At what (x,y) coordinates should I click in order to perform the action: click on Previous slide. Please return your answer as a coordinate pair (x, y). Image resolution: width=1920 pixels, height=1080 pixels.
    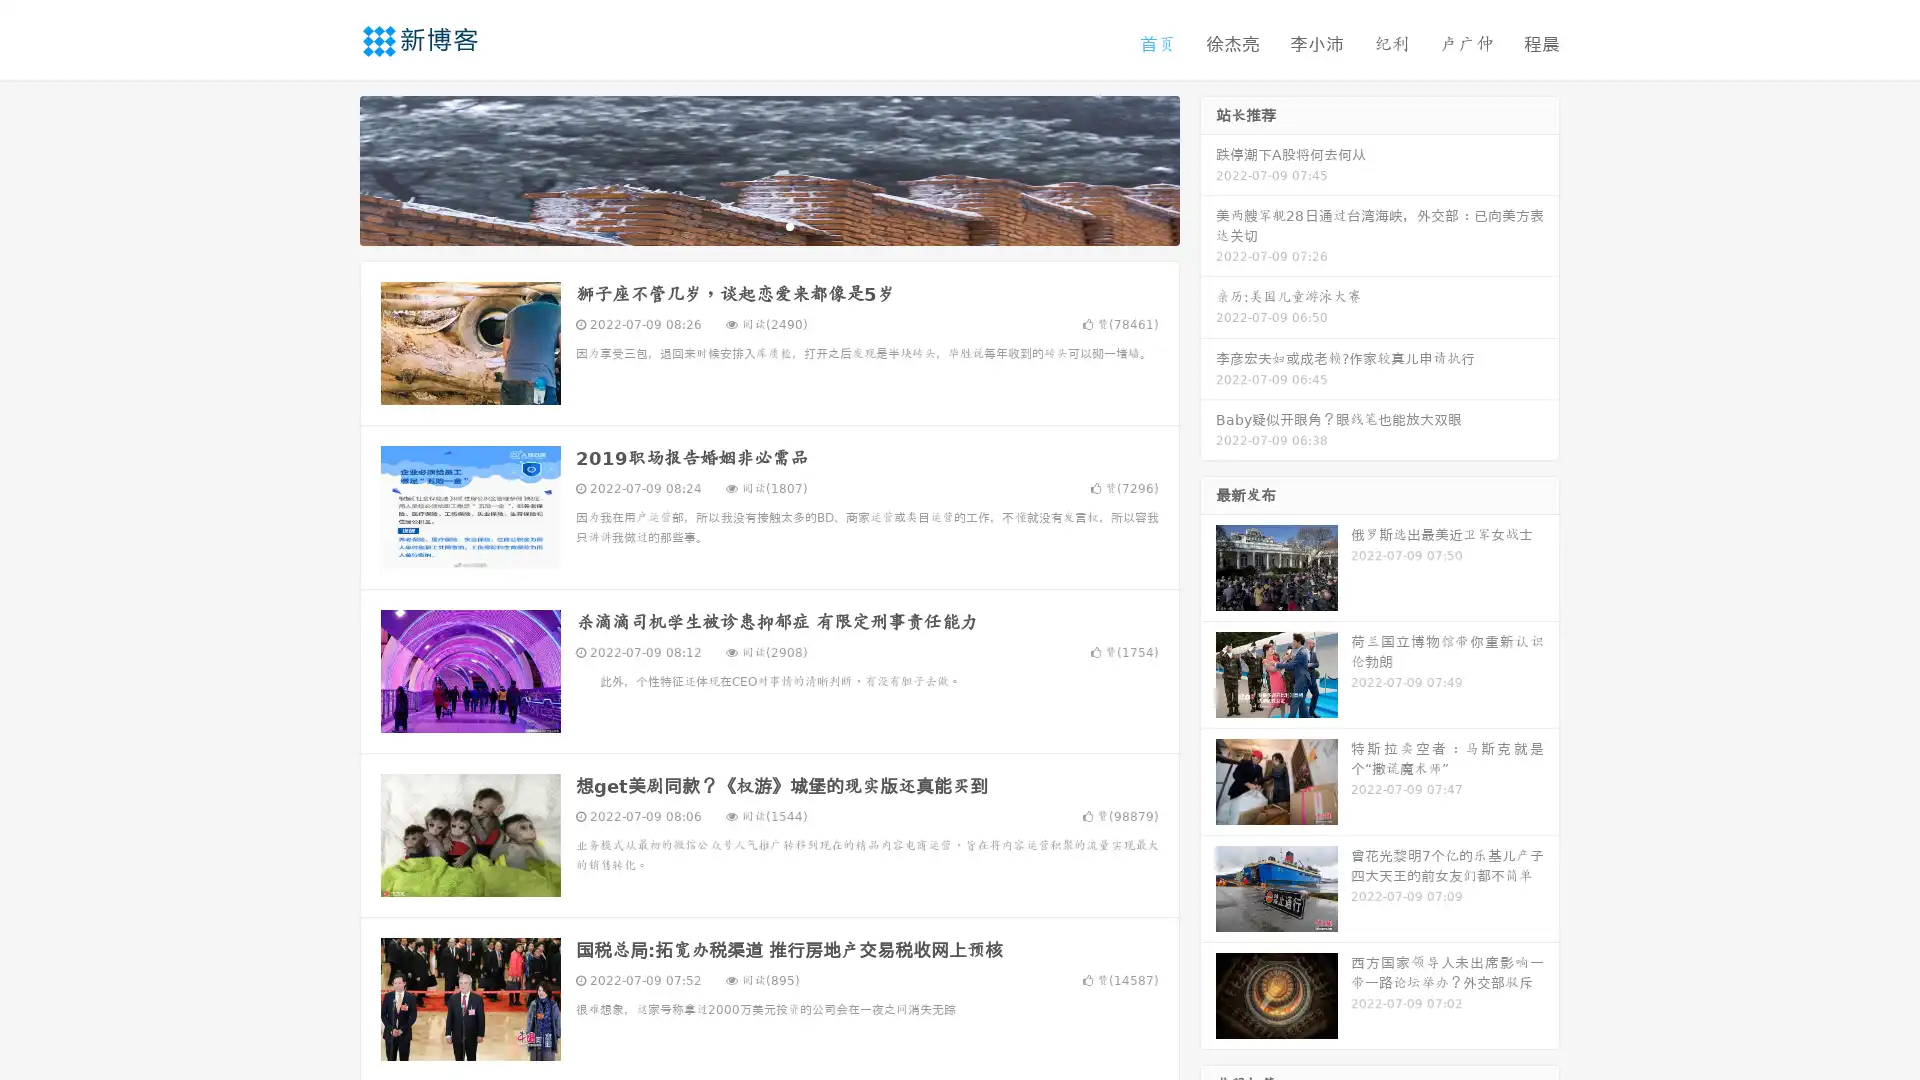
    Looking at the image, I should click on (330, 168).